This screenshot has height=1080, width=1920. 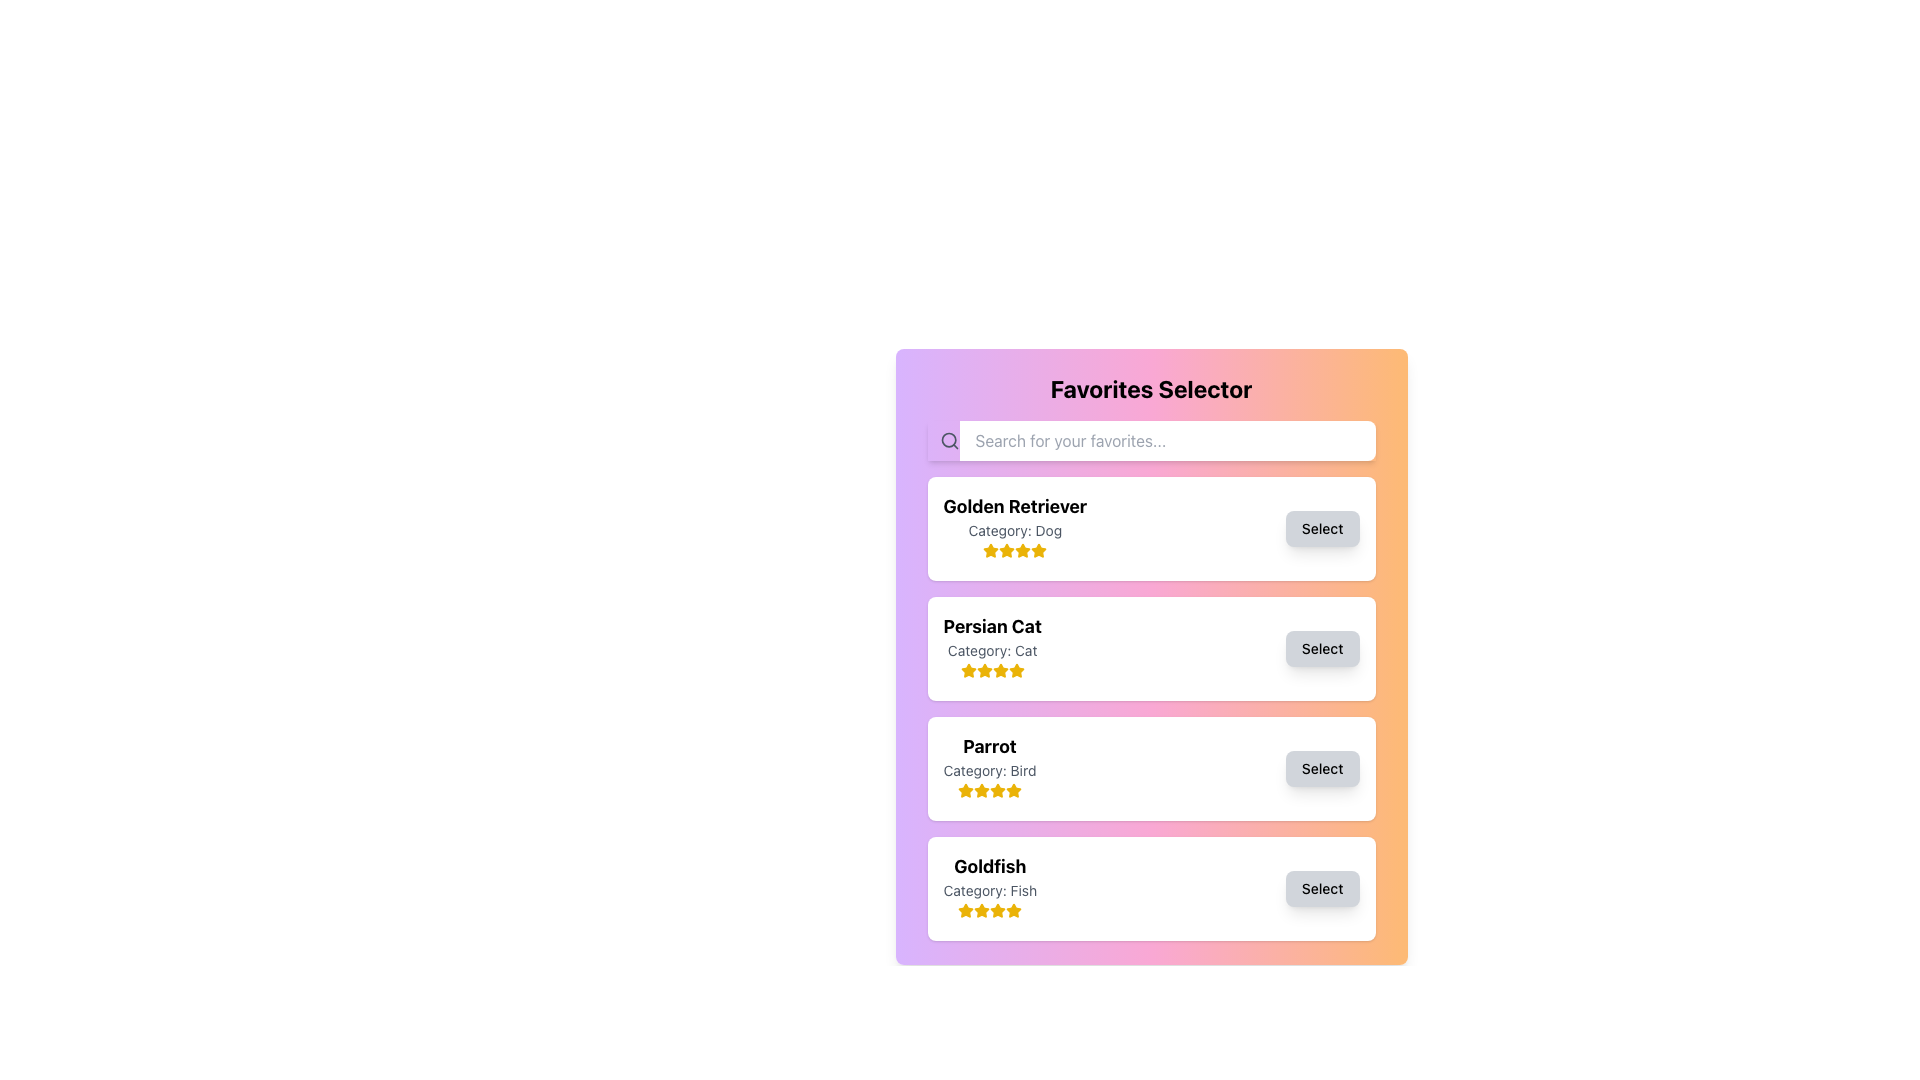 What do you see at coordinates (1023, 550) in the screenshot?
I see `the third star-shaped icon with a yellow fill located beneath the 'Golden Retriever' text and above the 'Category: Dog' description` at bounding box center [1023, 550].